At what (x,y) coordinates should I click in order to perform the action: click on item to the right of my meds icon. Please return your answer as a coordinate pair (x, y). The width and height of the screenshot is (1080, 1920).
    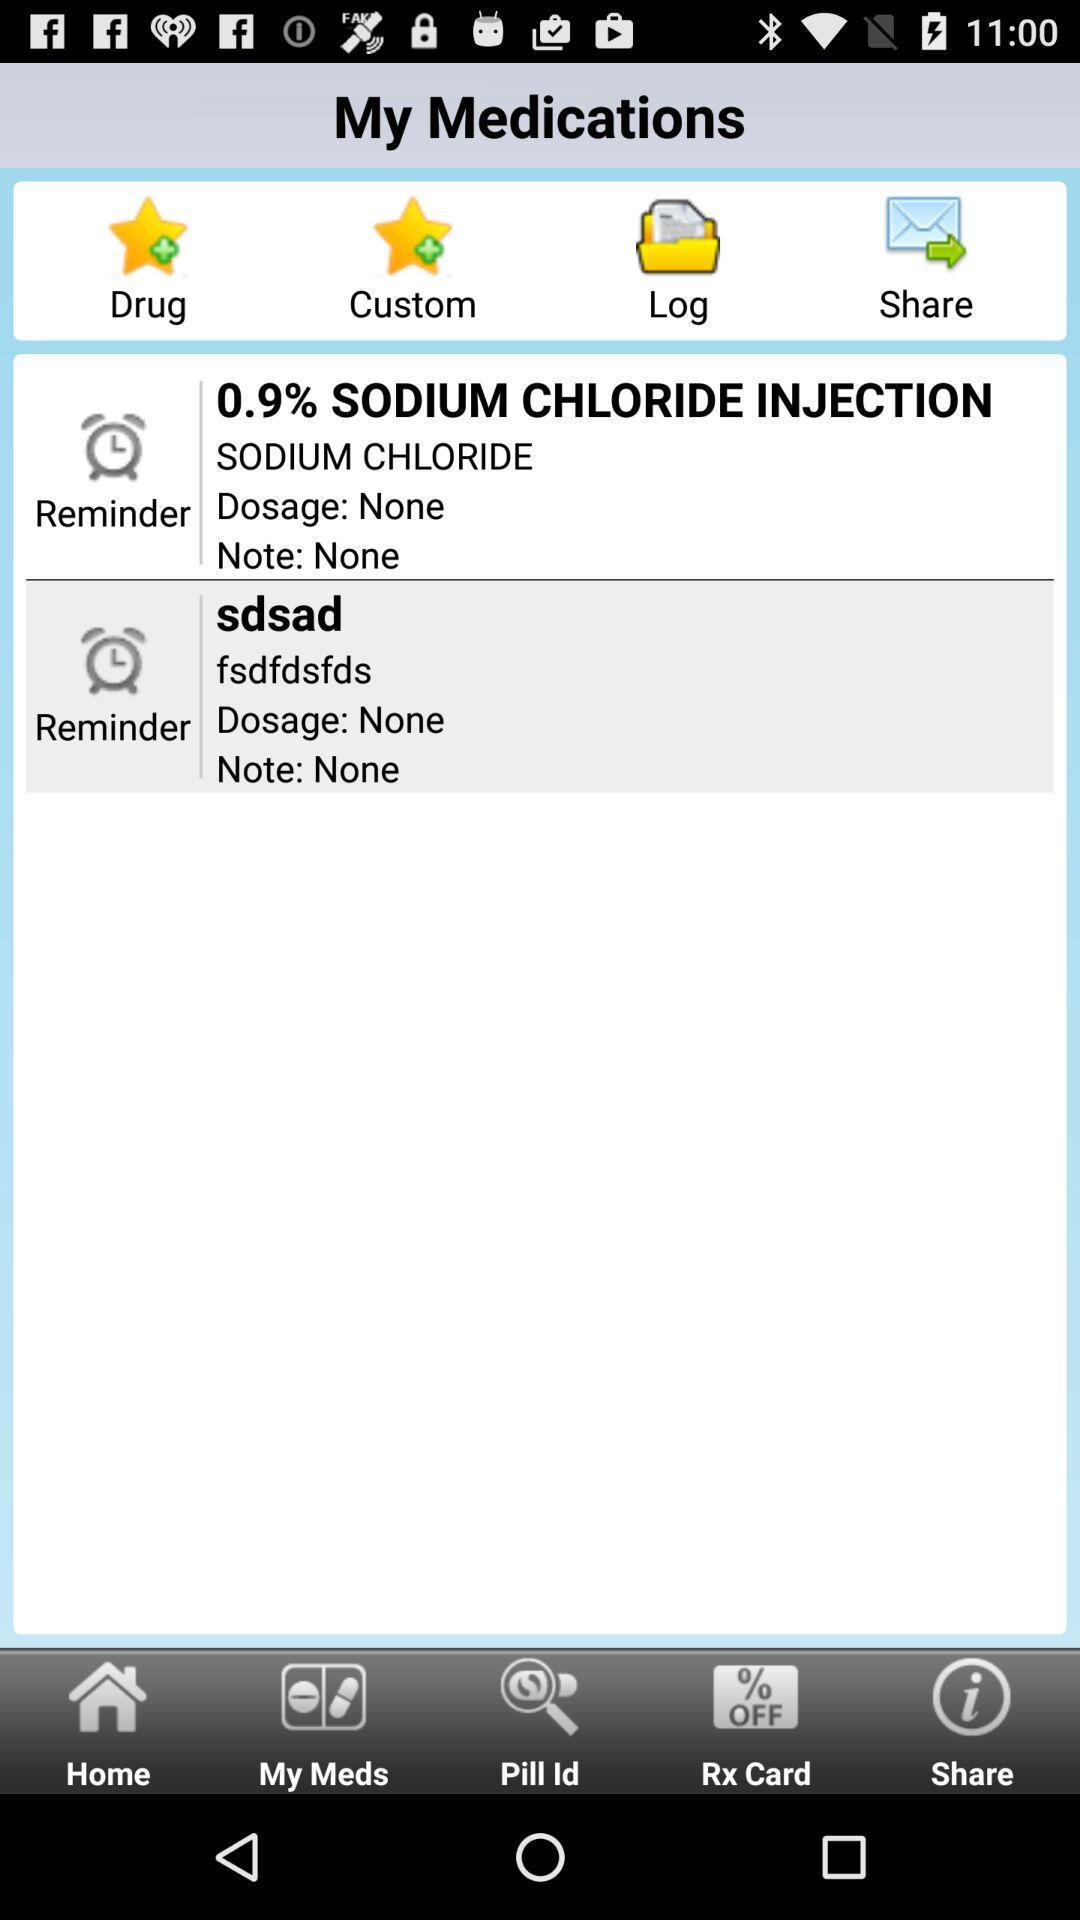
    Looking at the image, I should click on (540, 1719).